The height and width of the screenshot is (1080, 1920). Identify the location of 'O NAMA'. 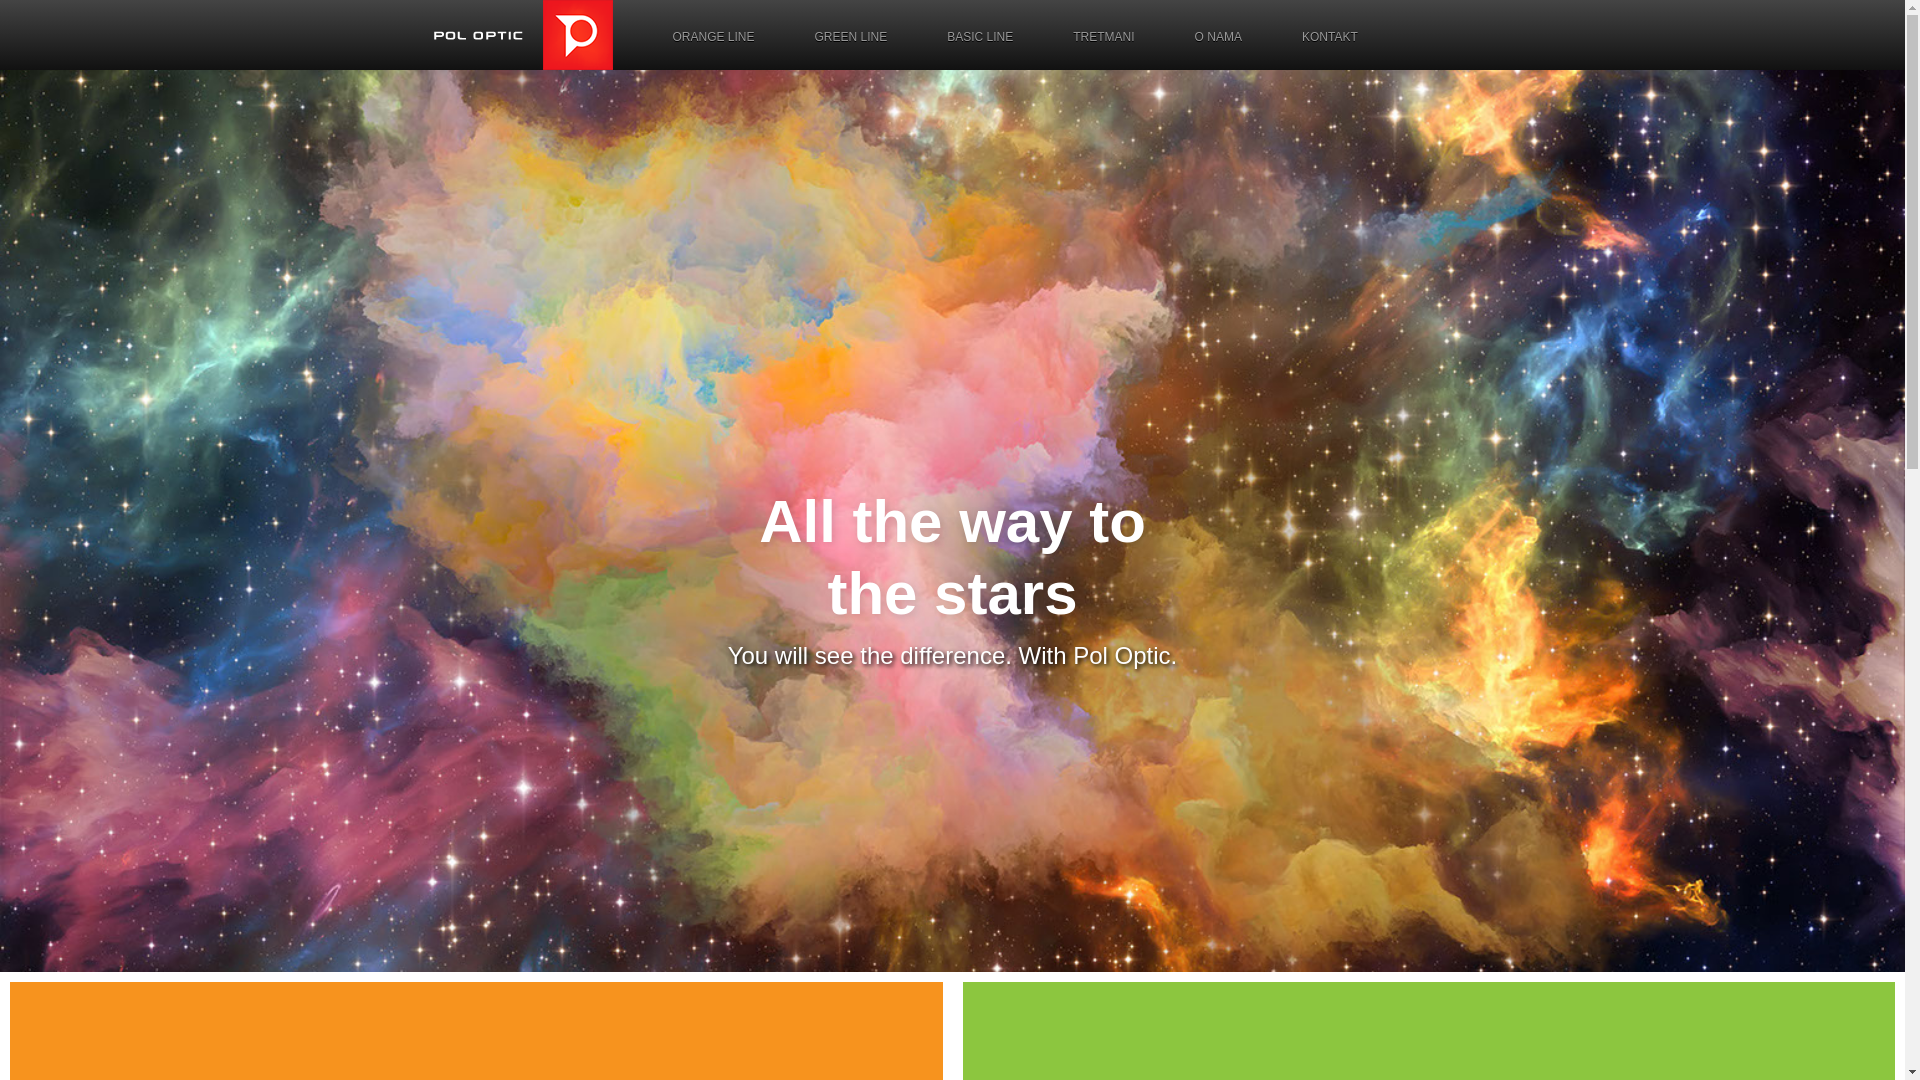
(1217, 37).